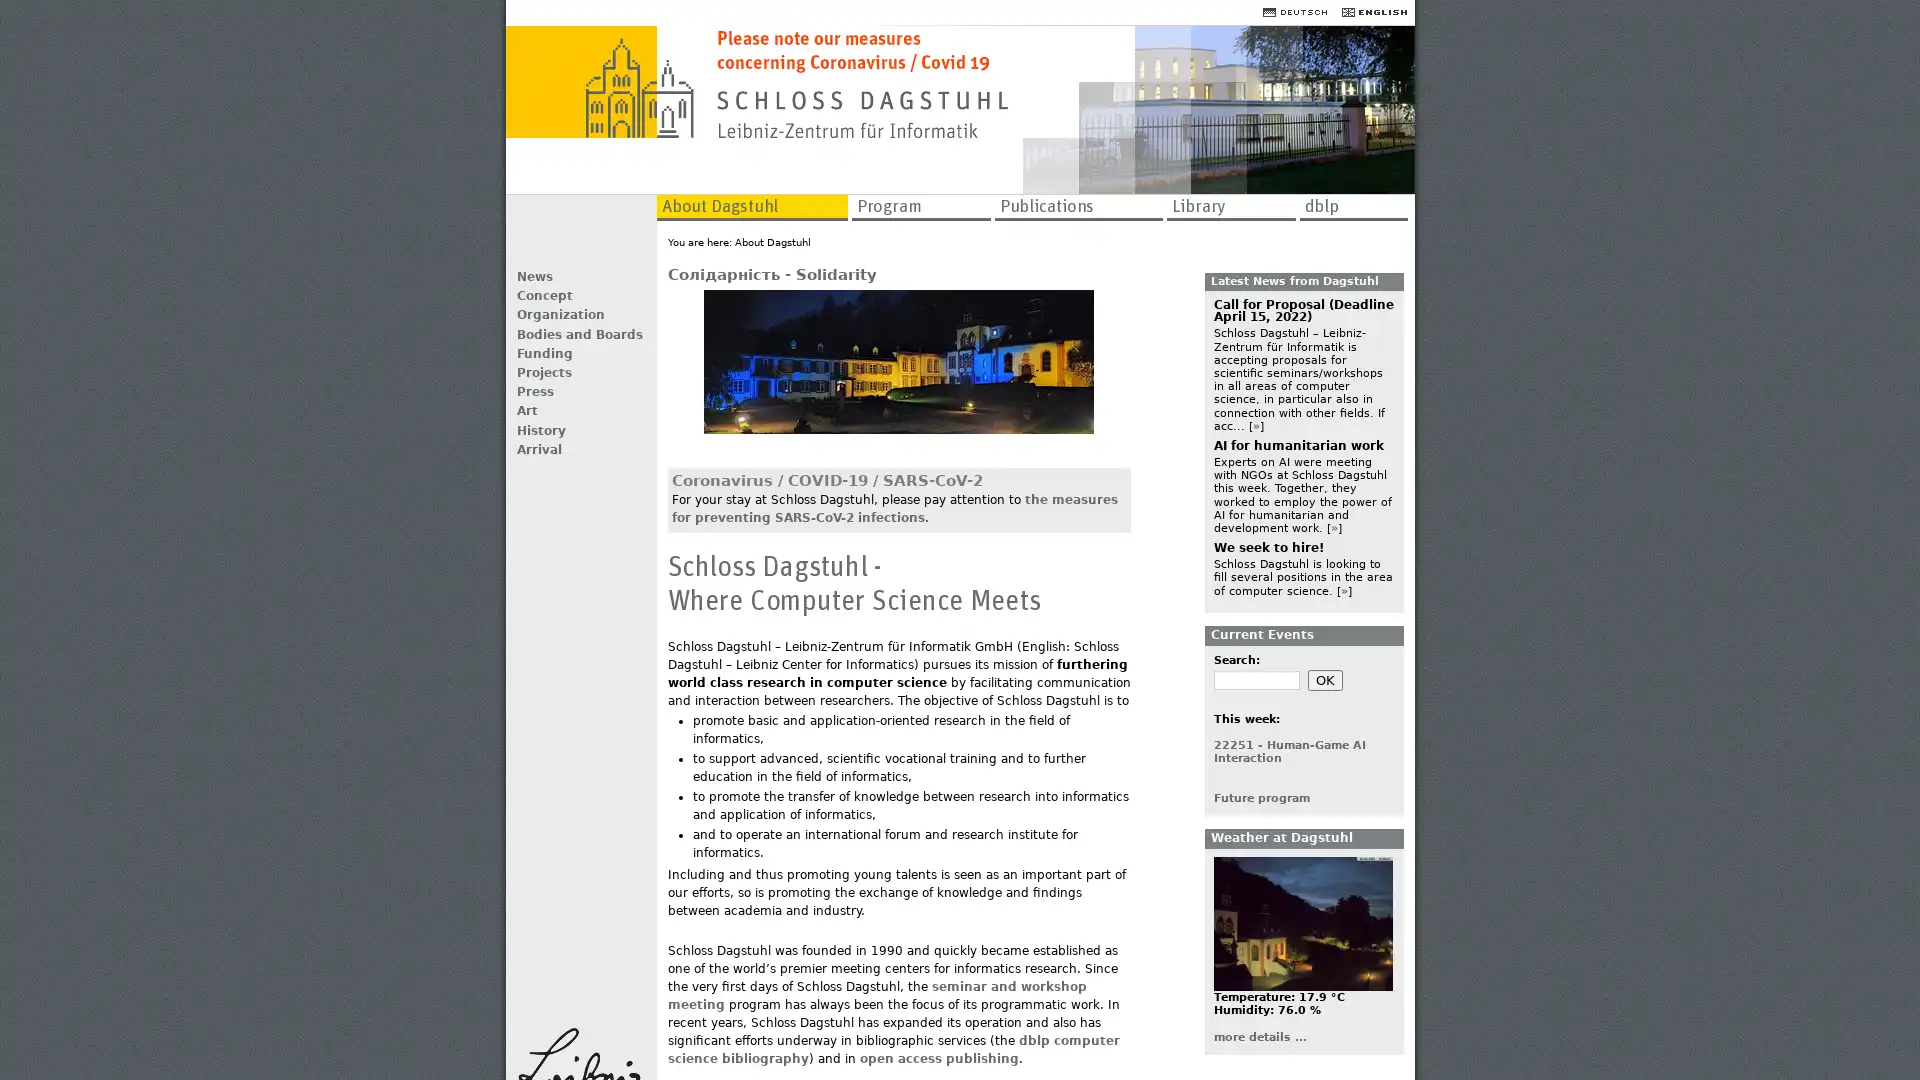 The width and height of the screenshot is (1920, 1080). What do you see at coordinates (1324, 678) in the screenshot?
I see `OK` at bounding box center [1324, 678].